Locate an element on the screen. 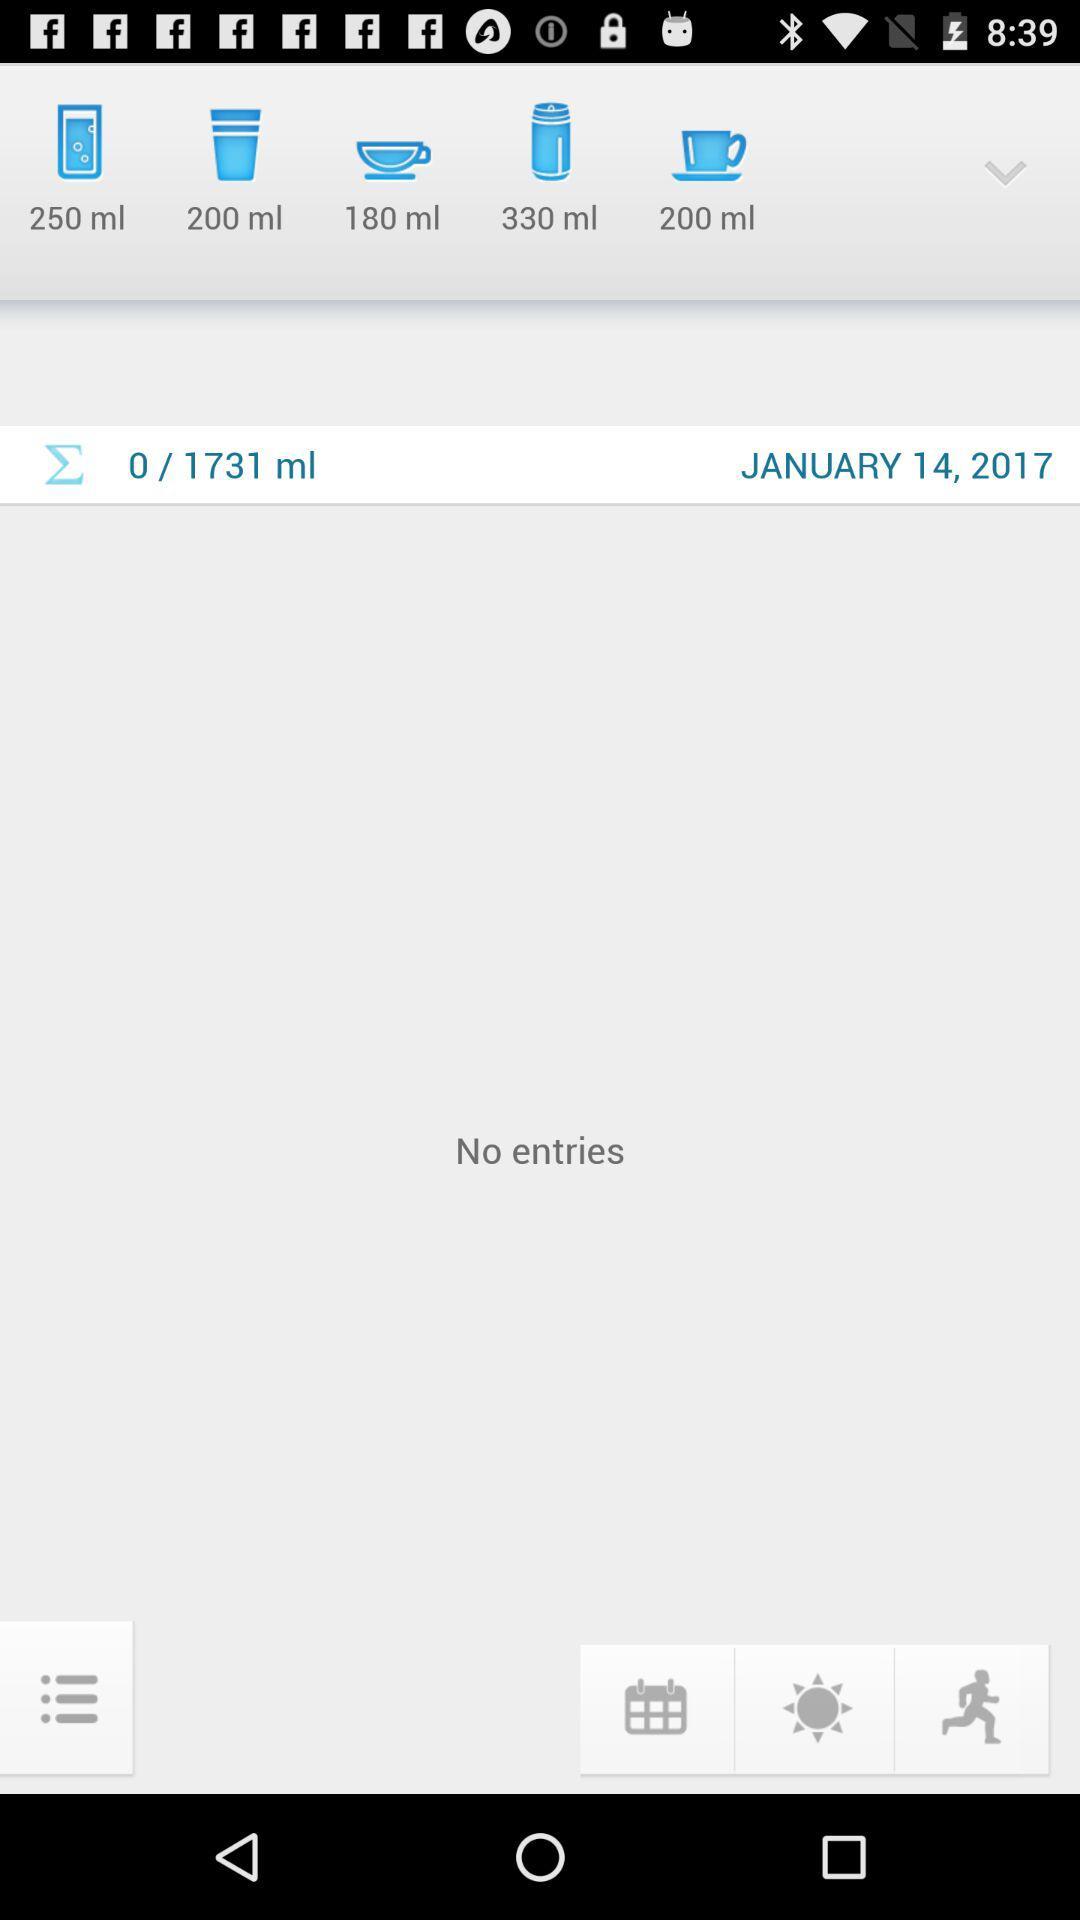 The height and width of the screenshot is (1920, 1080). the dropdown icon at top right corner is located at coordinates (1005, 173).